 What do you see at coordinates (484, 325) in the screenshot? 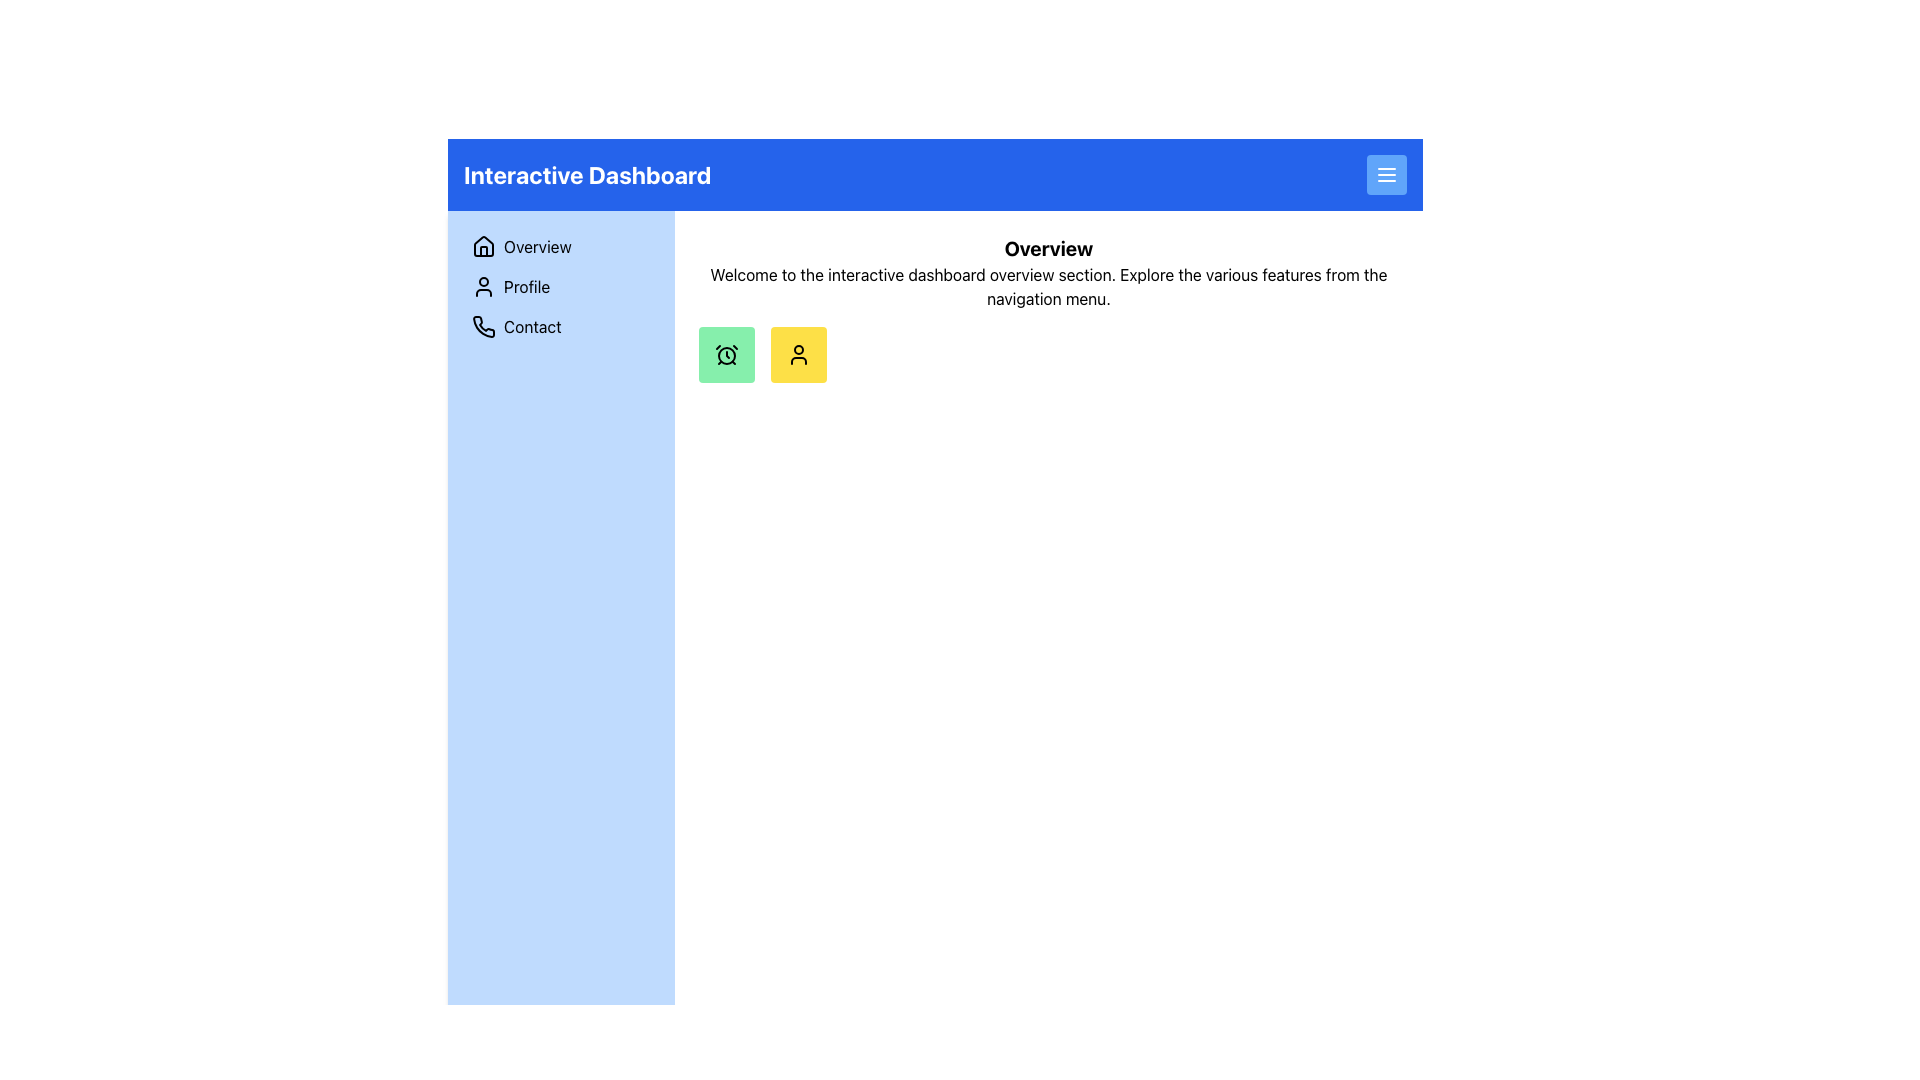
I see `the 'Contact' icon in the navigation menu` at bounding box center [484, 325].